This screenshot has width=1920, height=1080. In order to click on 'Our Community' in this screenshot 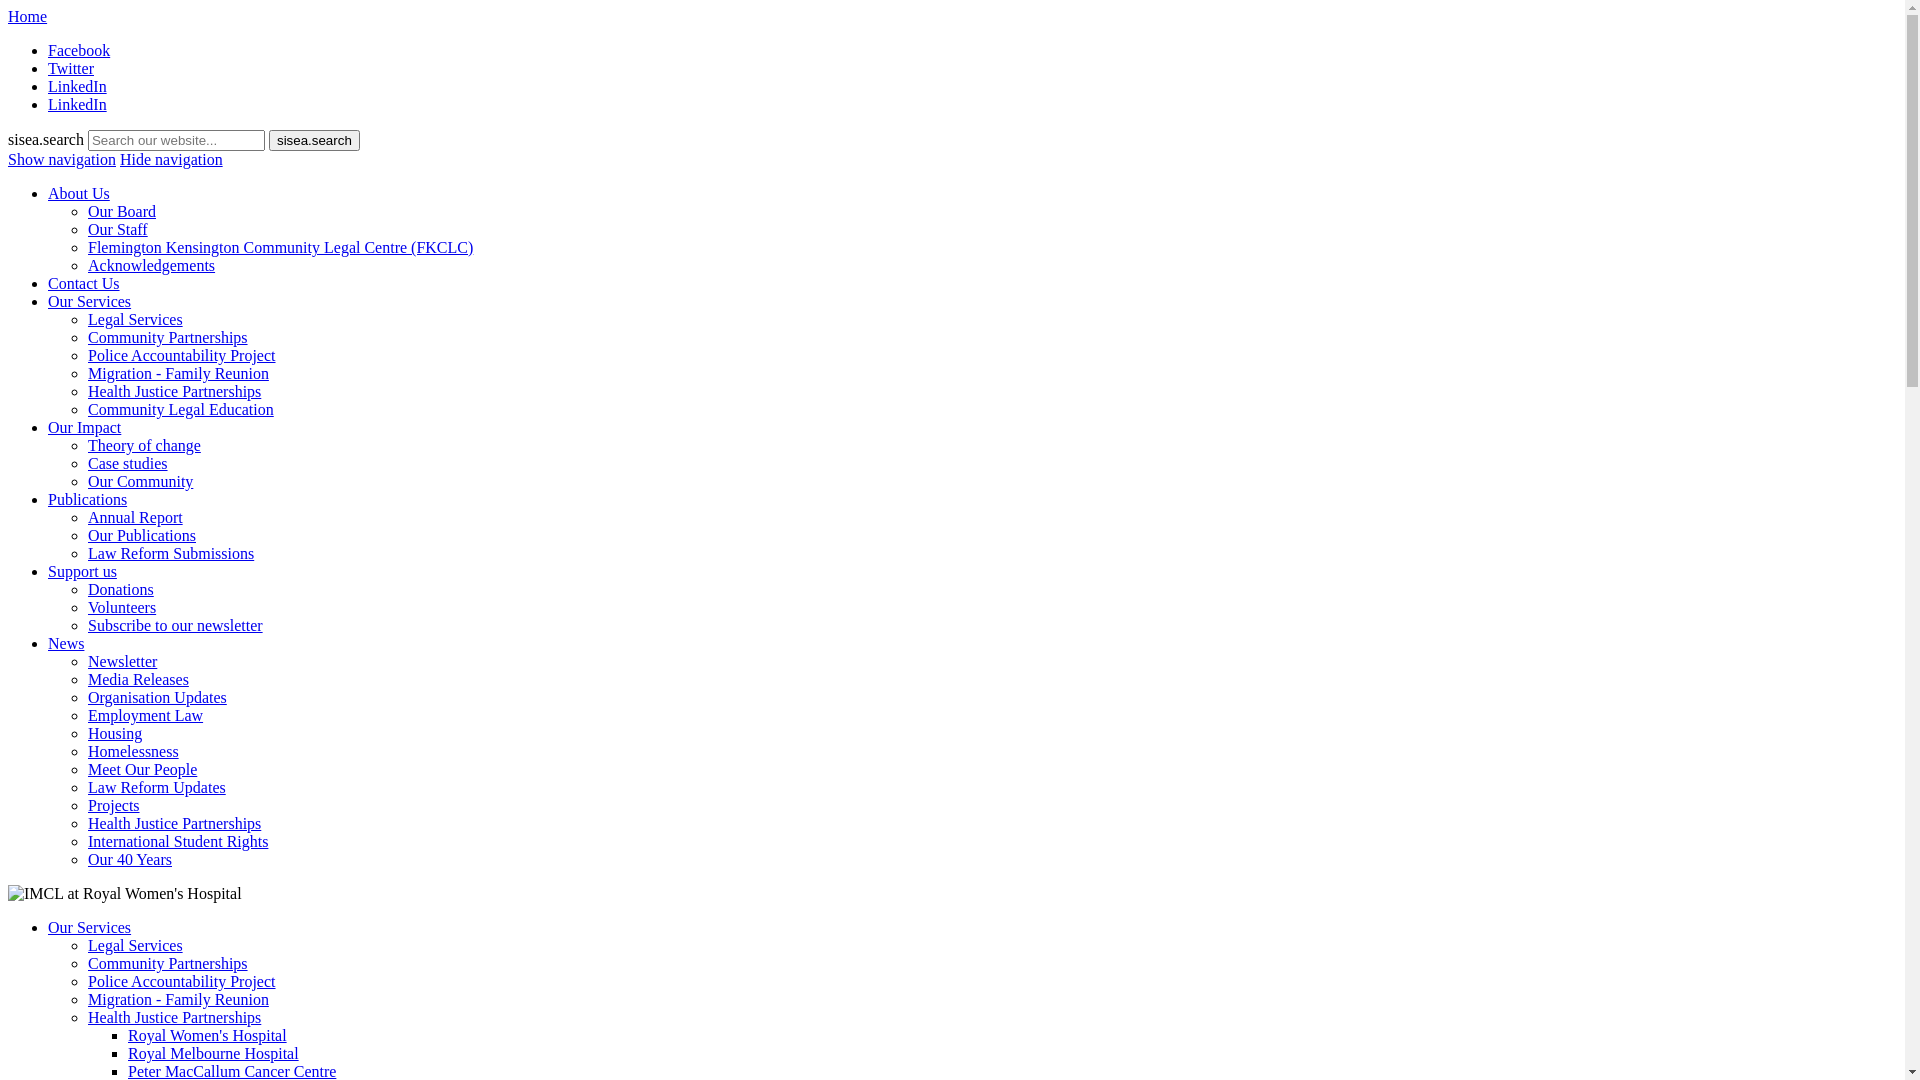, I will do `click(139, 481)`.